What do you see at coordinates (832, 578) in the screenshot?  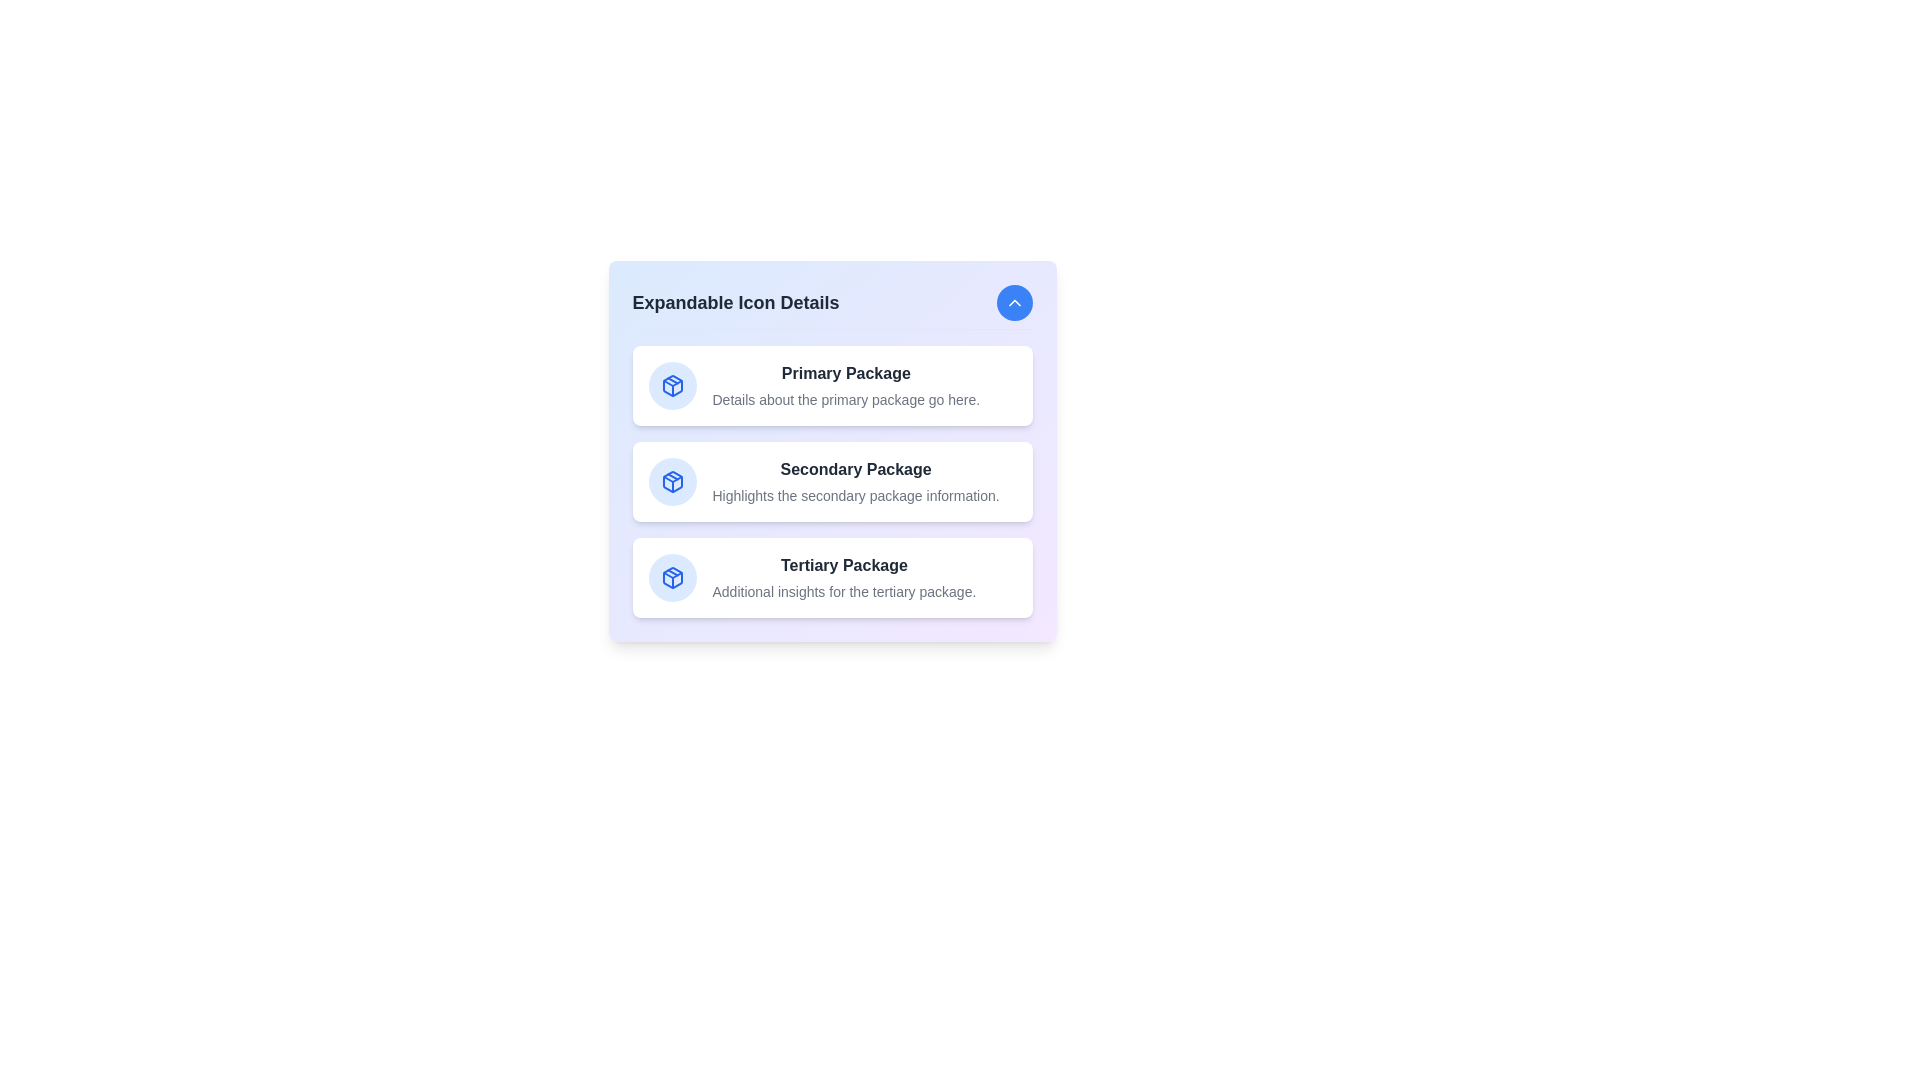 I see `the 'Tertiary Package' Information Card, which is the third card in a vertical list with a blue circular icon and a white package symbol` at bounding box center [832, 578].